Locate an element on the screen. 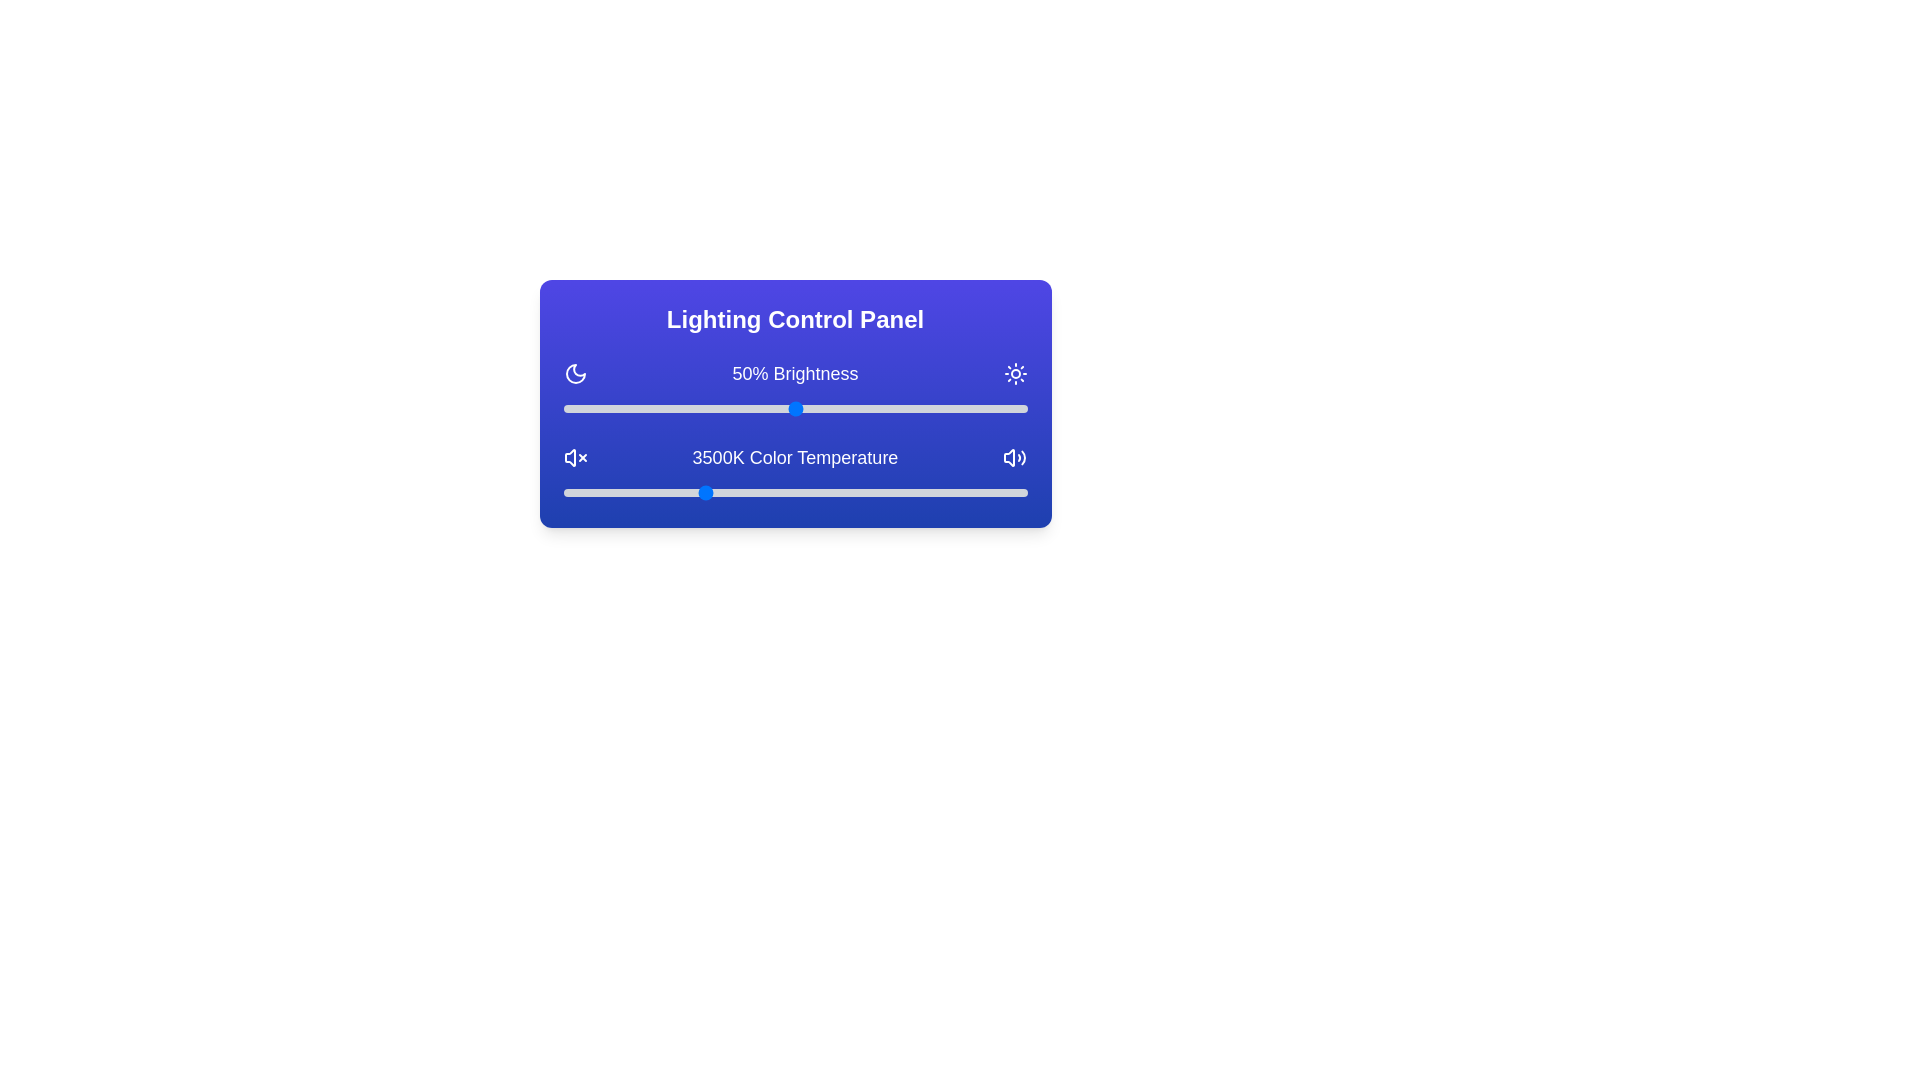  the color temperature slider to 3285 K is located at coordinates (682, 493).